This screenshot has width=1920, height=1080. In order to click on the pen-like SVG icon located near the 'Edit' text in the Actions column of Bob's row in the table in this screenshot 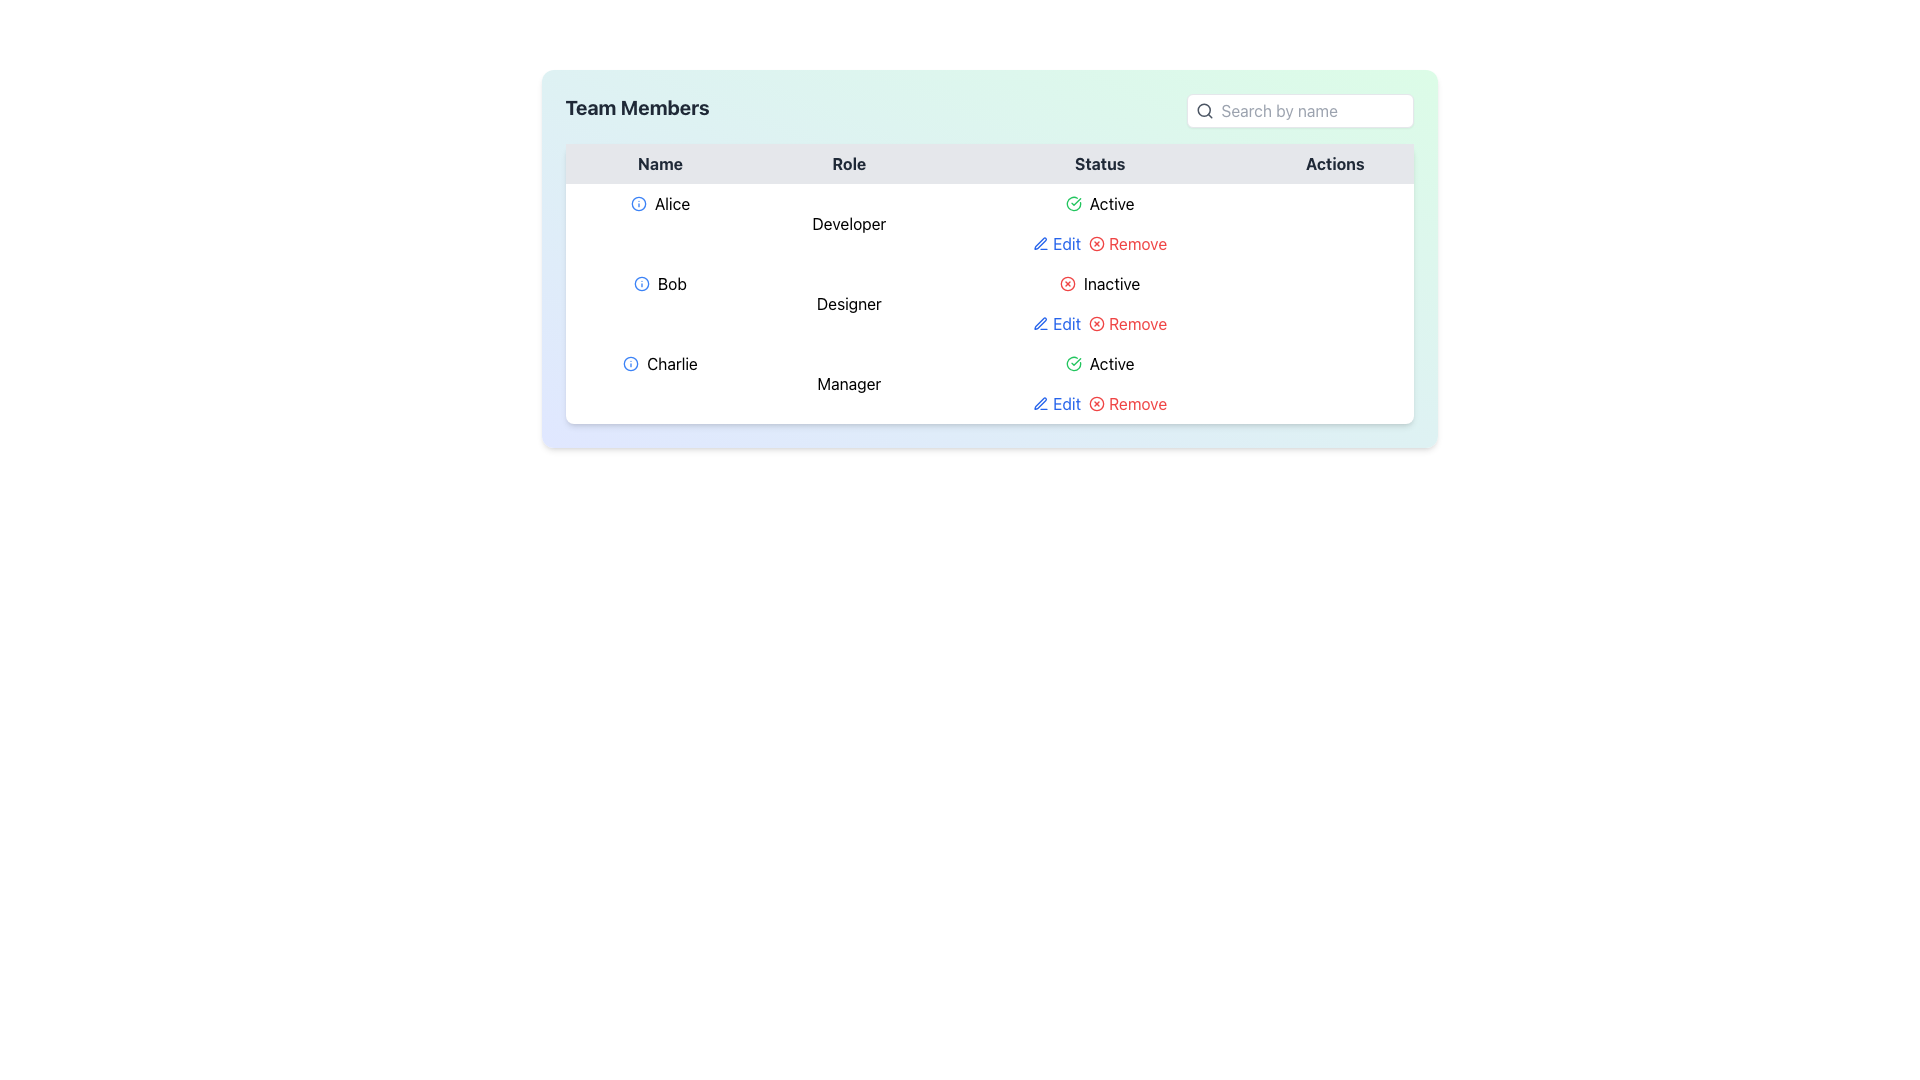, I will do `click(1040, 242)`.